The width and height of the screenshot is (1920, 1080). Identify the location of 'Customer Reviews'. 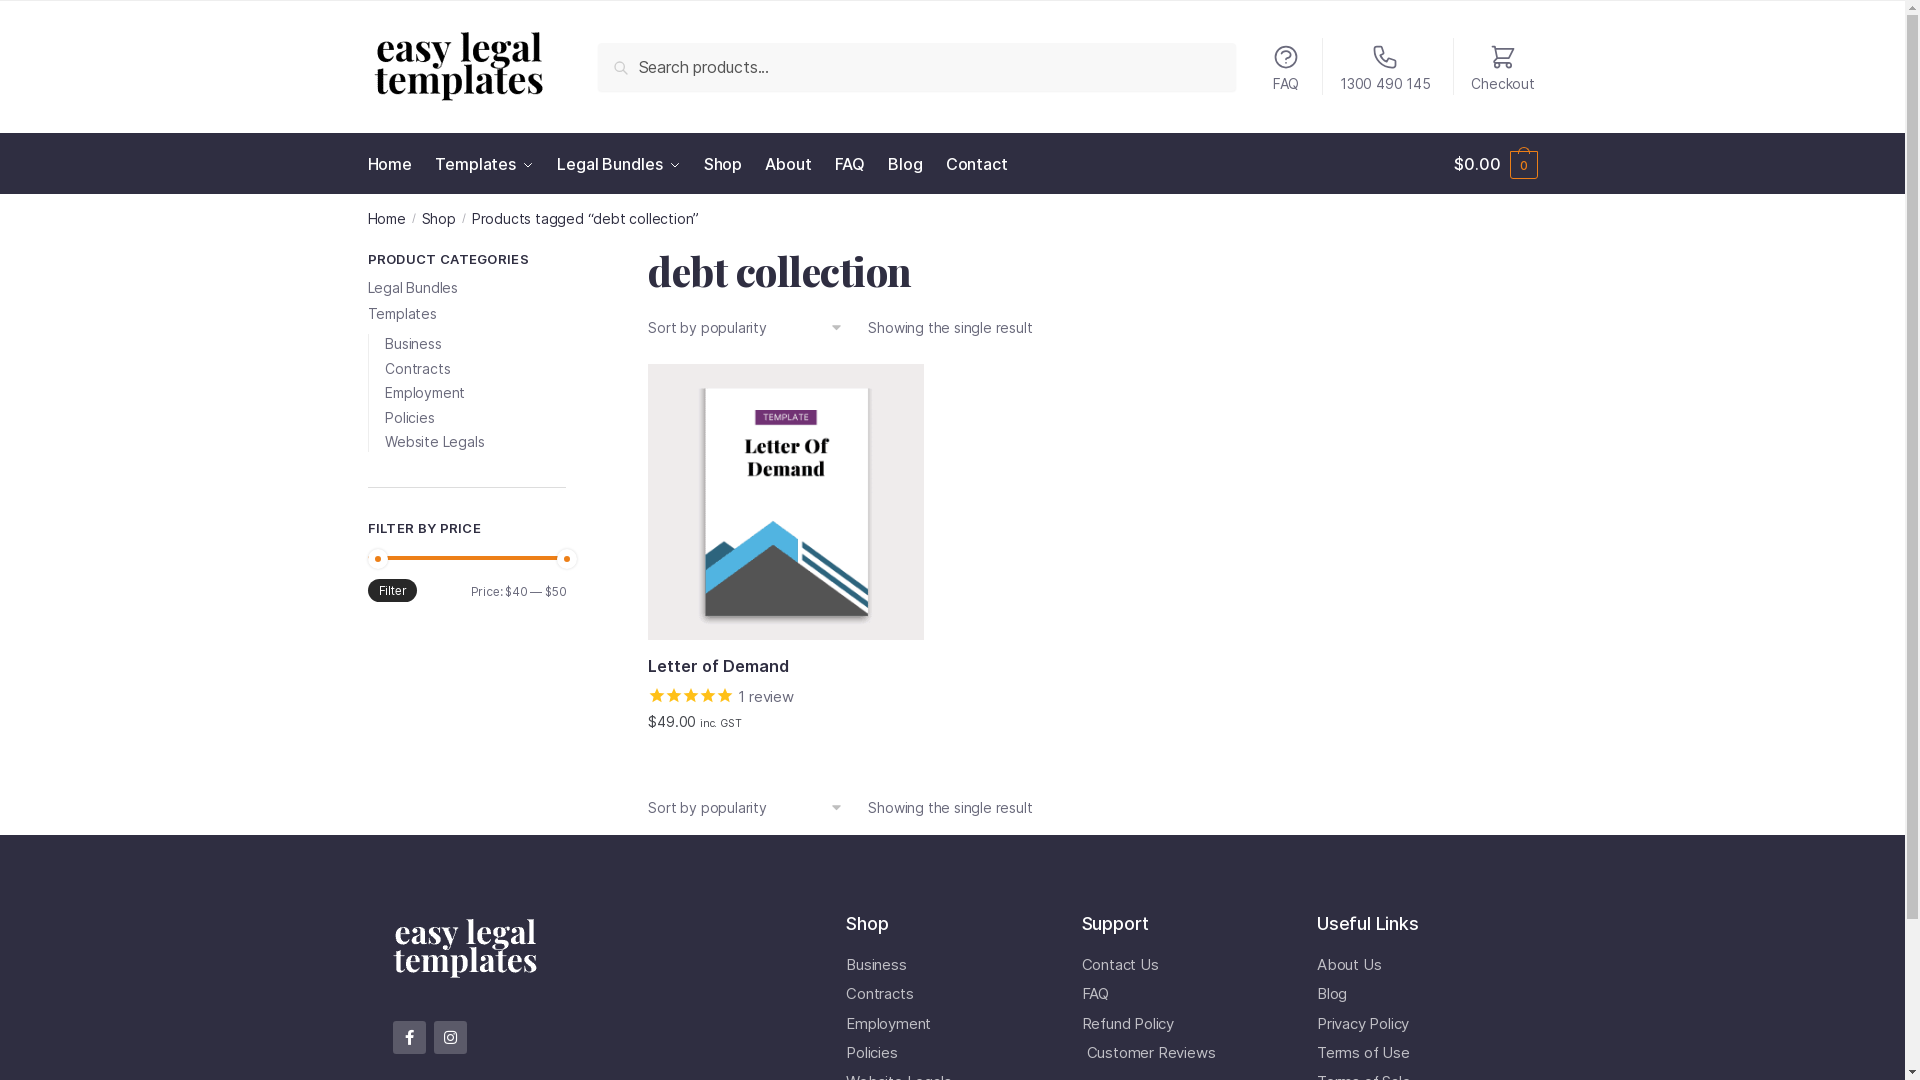
(1179, 1052).